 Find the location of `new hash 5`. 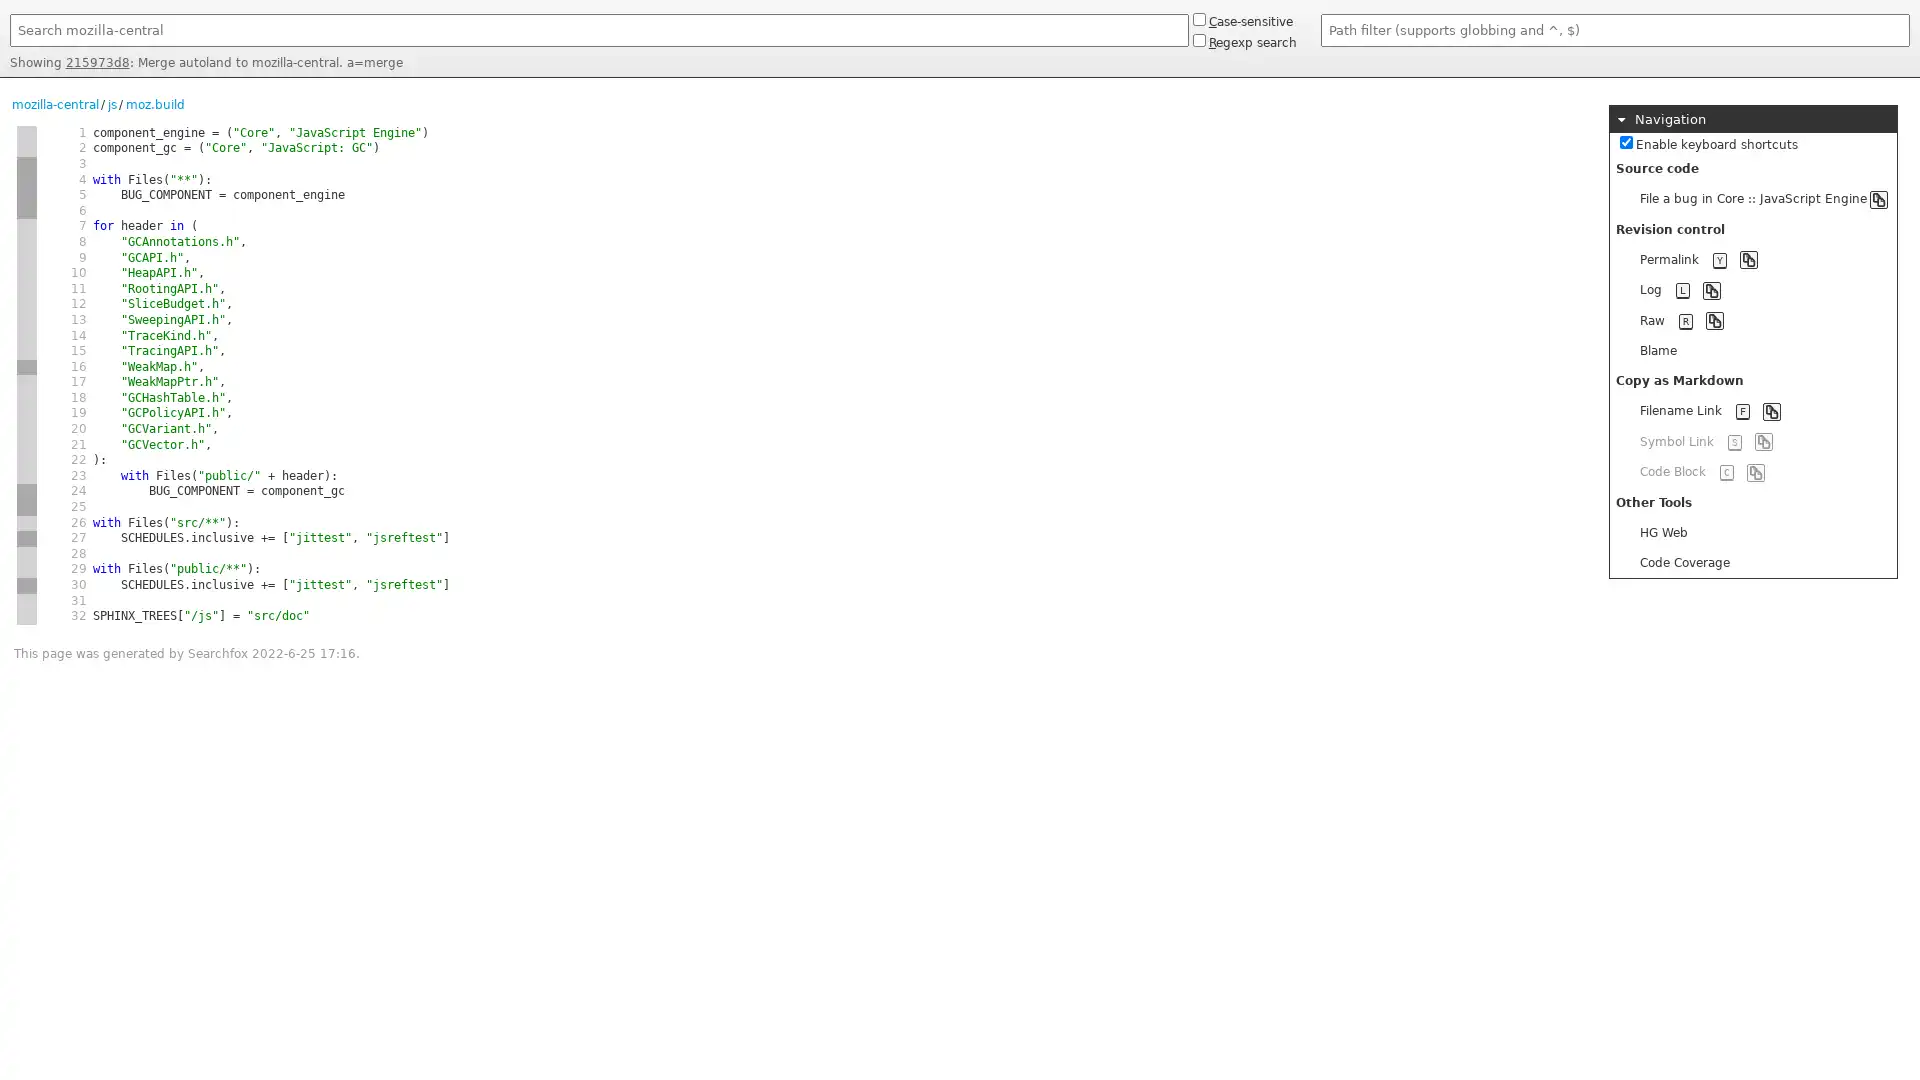

new hash 5 is located at coordinates (27, 600).